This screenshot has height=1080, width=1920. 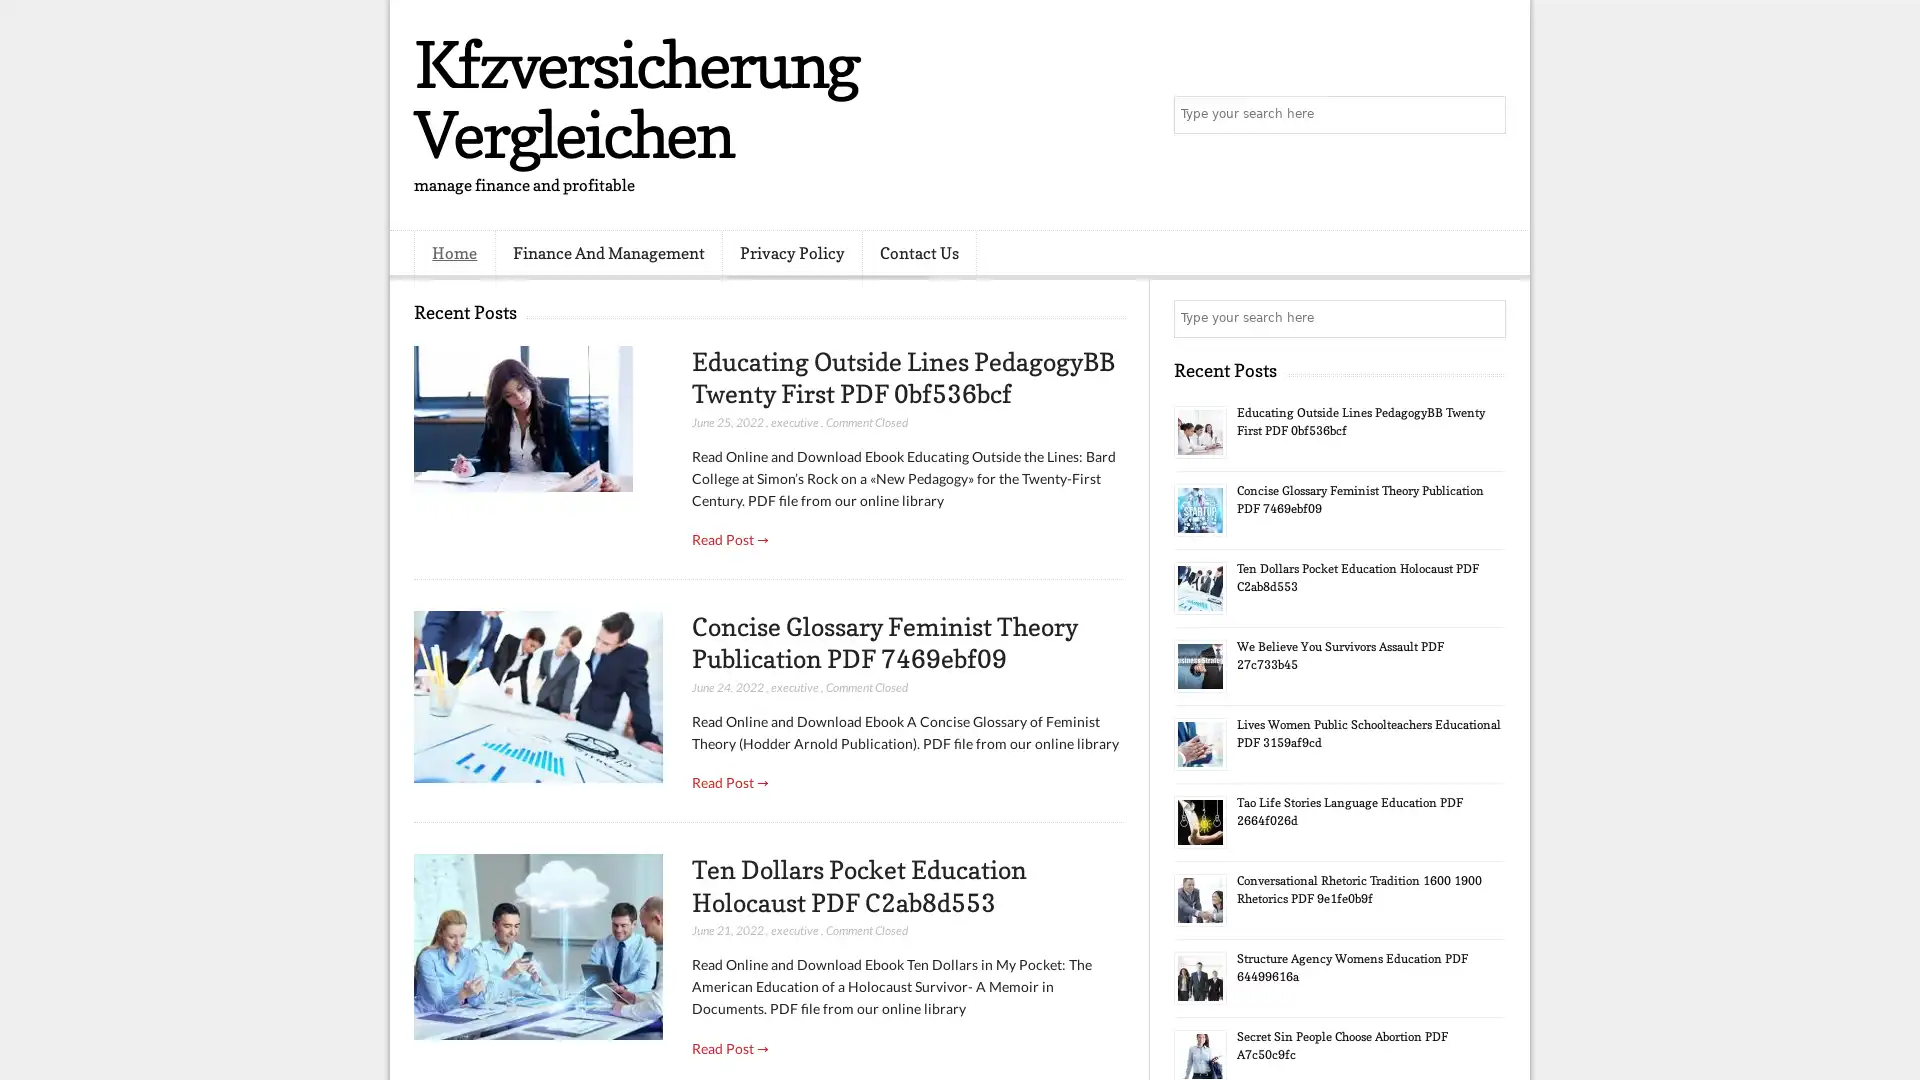 I want to click on Search, so click(x=1485, y=318).